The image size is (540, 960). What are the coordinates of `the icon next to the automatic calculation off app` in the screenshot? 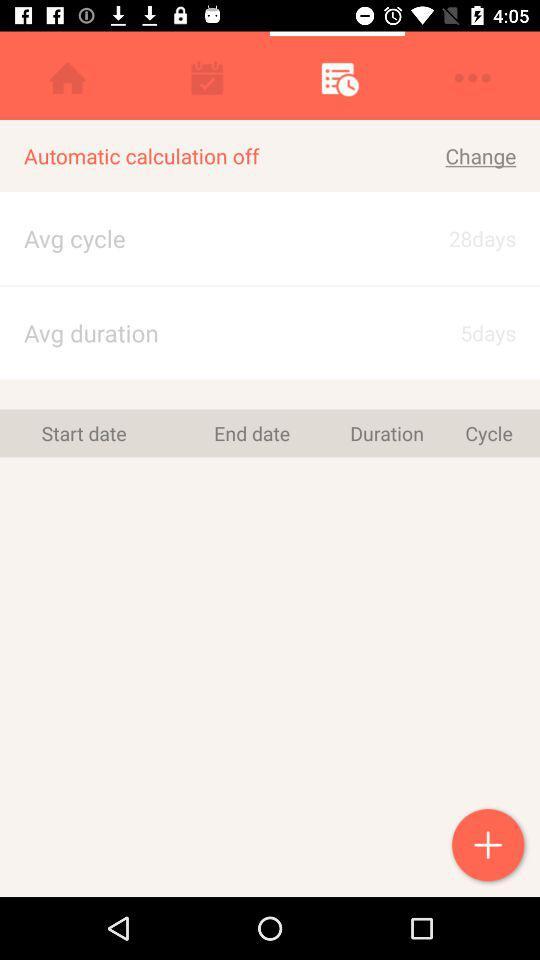 It's located at (463, 238).